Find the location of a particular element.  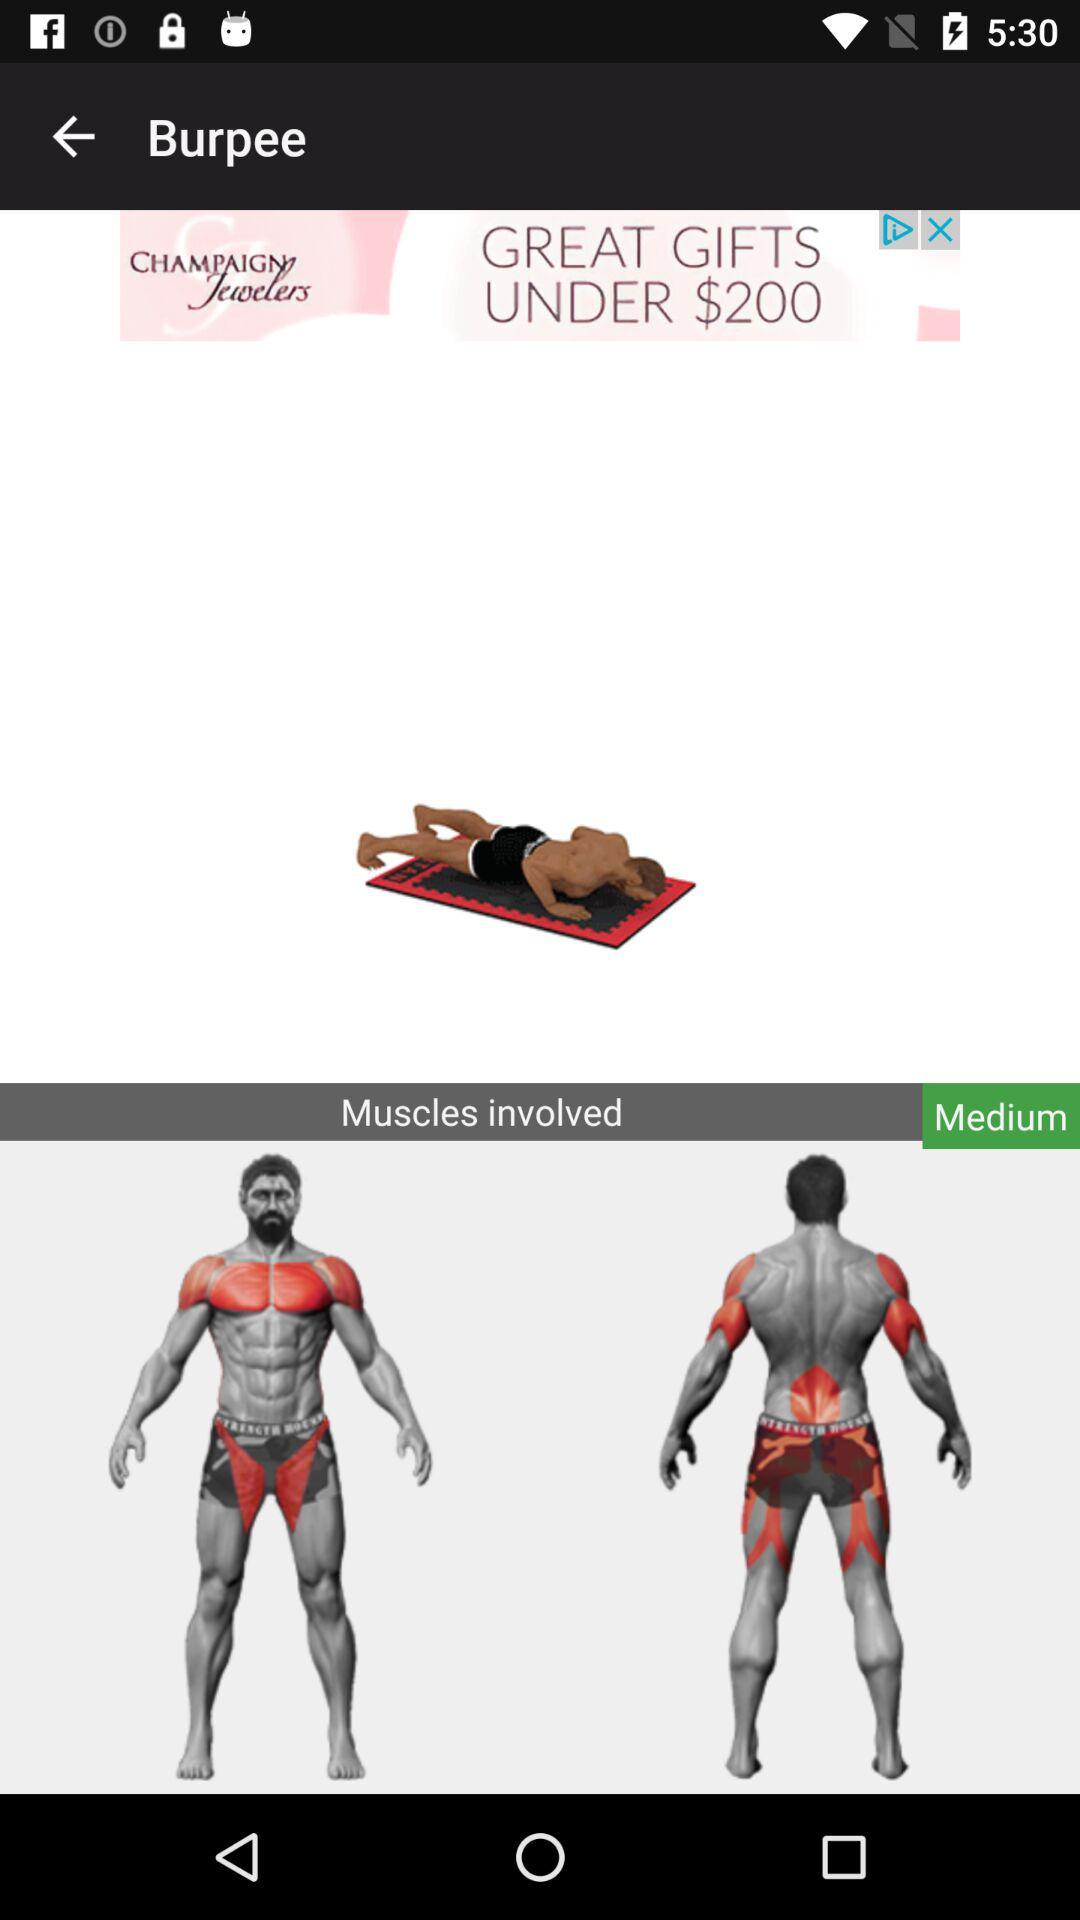

jewelry offer advertisement is located at coordinates (540, 274).